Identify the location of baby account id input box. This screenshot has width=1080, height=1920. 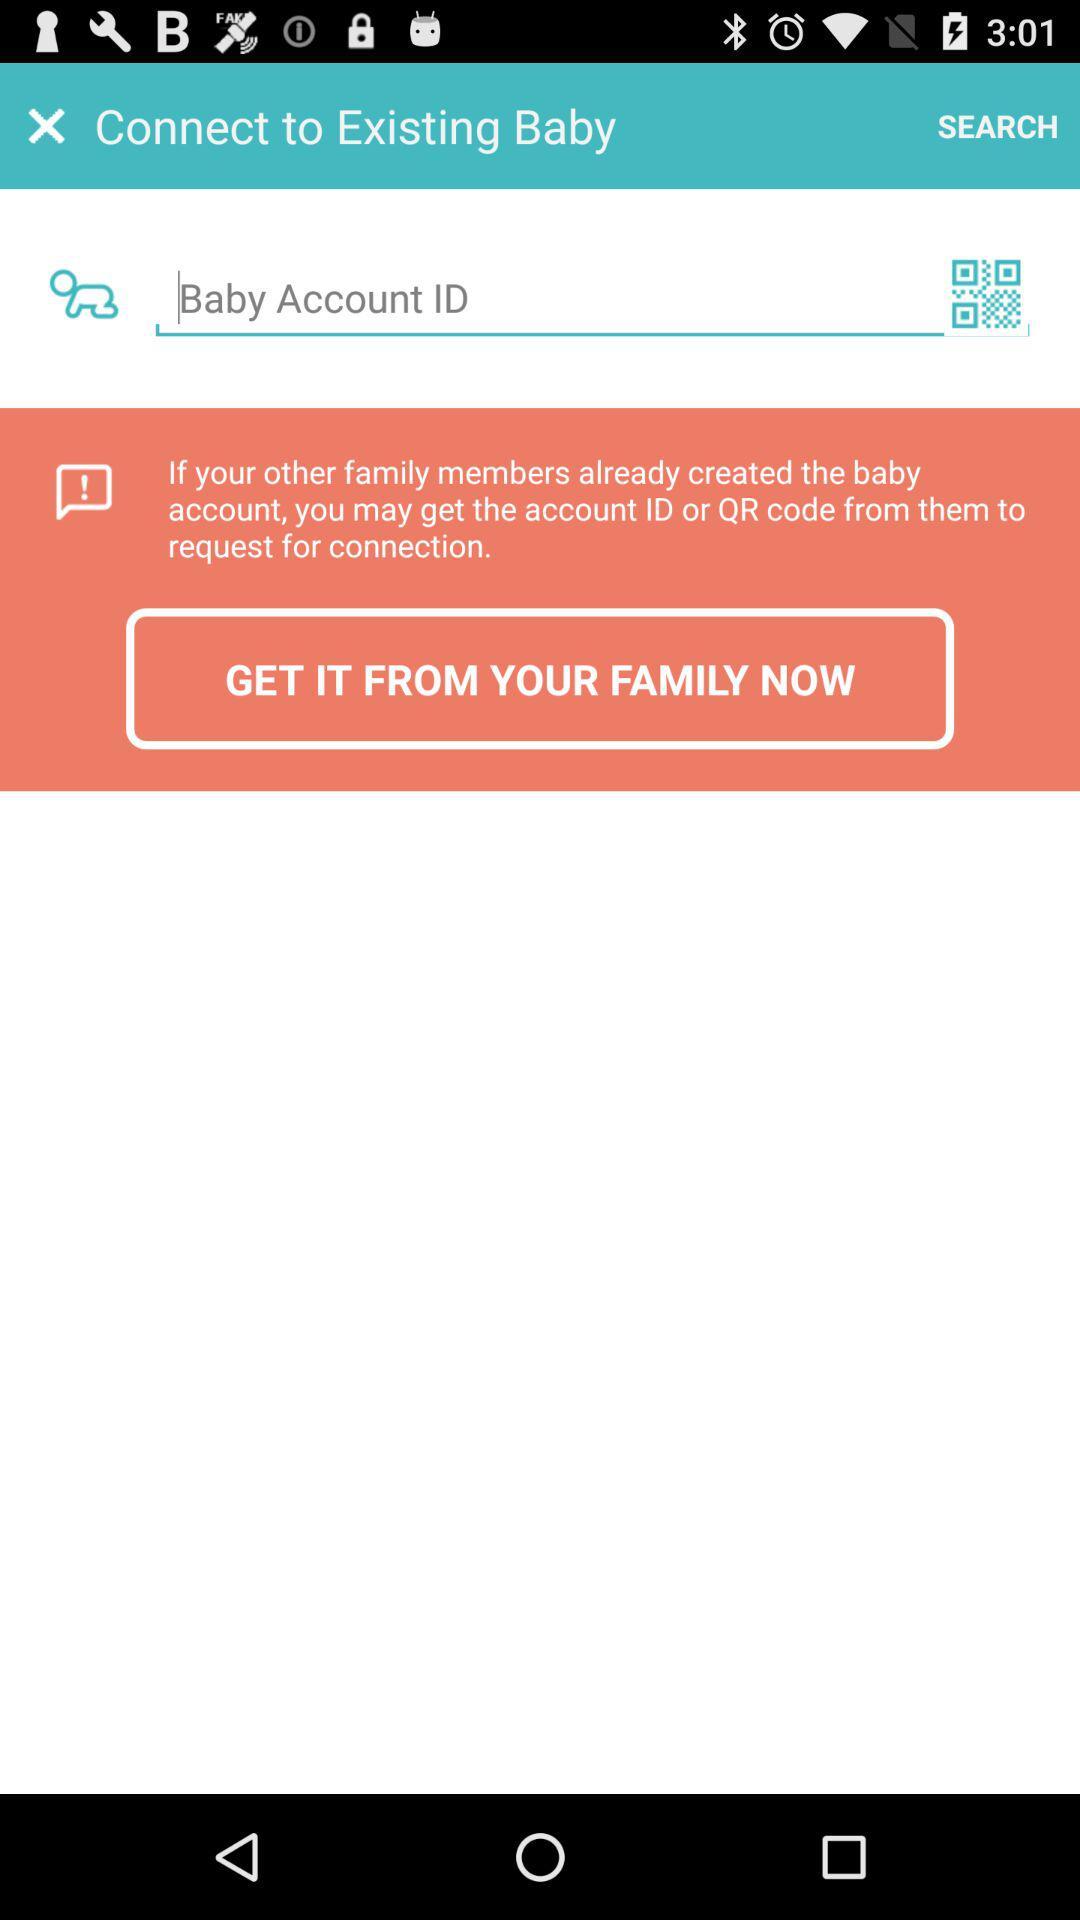
(591, 297).